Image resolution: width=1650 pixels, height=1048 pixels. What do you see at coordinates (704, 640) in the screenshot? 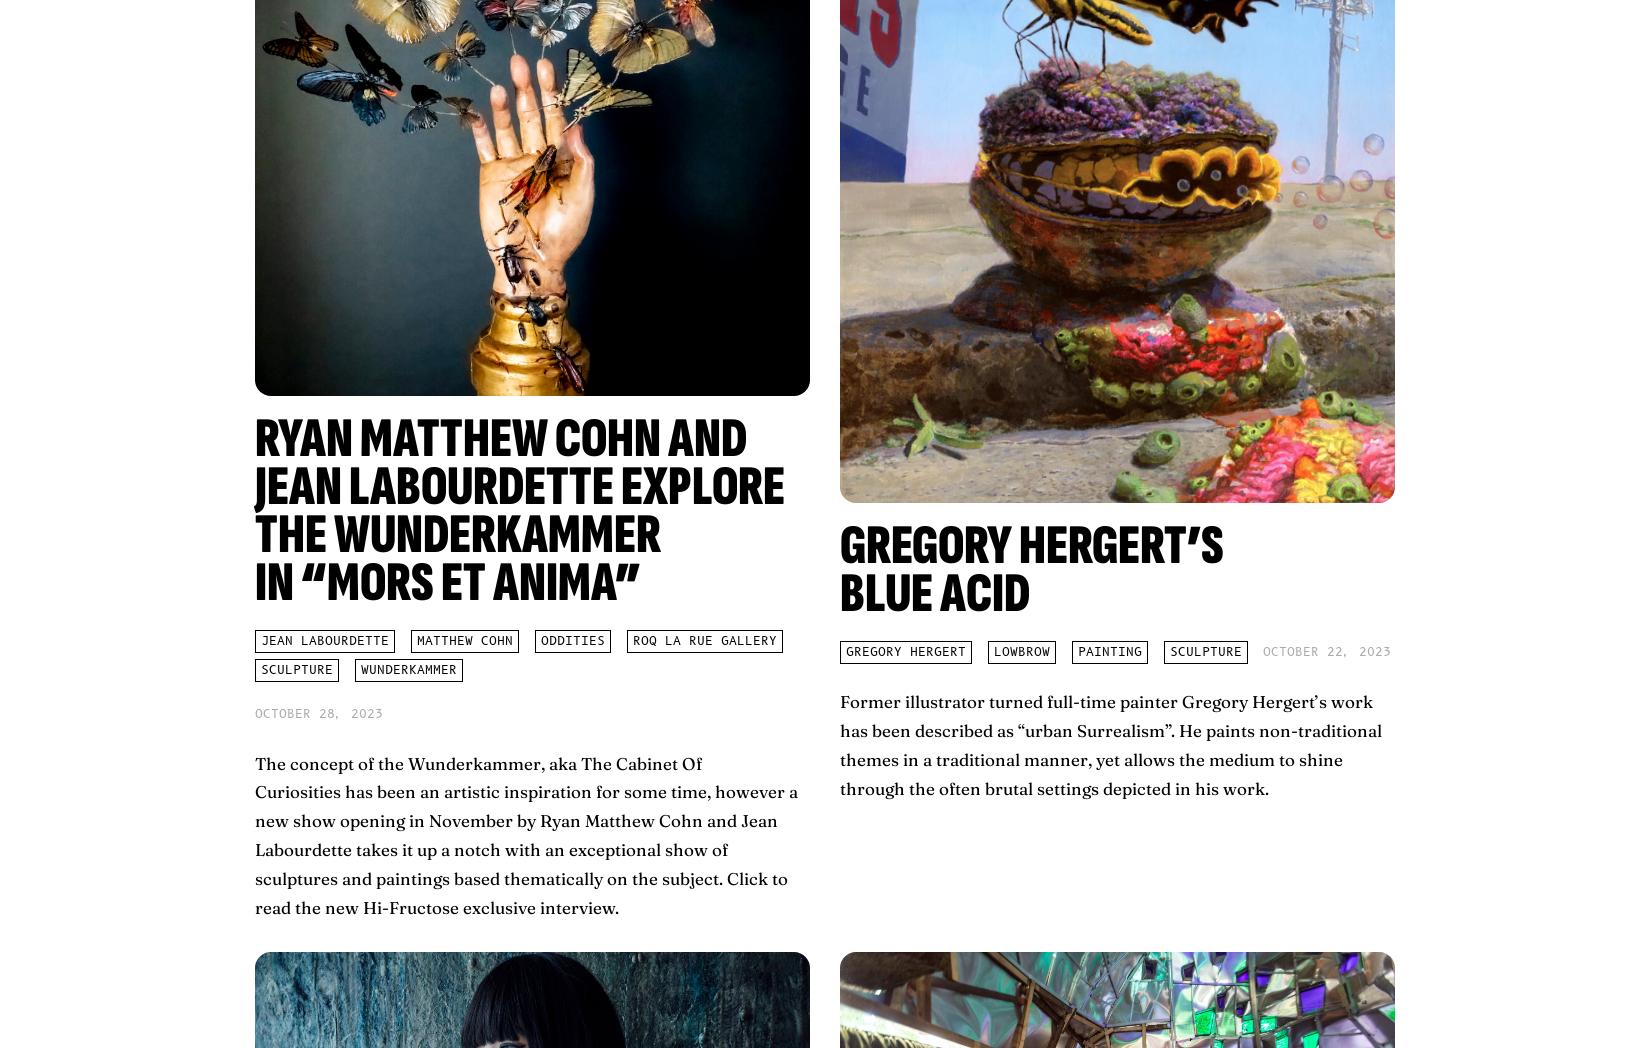
I see `'Roq La Rue Gallery'` at bounding box center [704, 640].